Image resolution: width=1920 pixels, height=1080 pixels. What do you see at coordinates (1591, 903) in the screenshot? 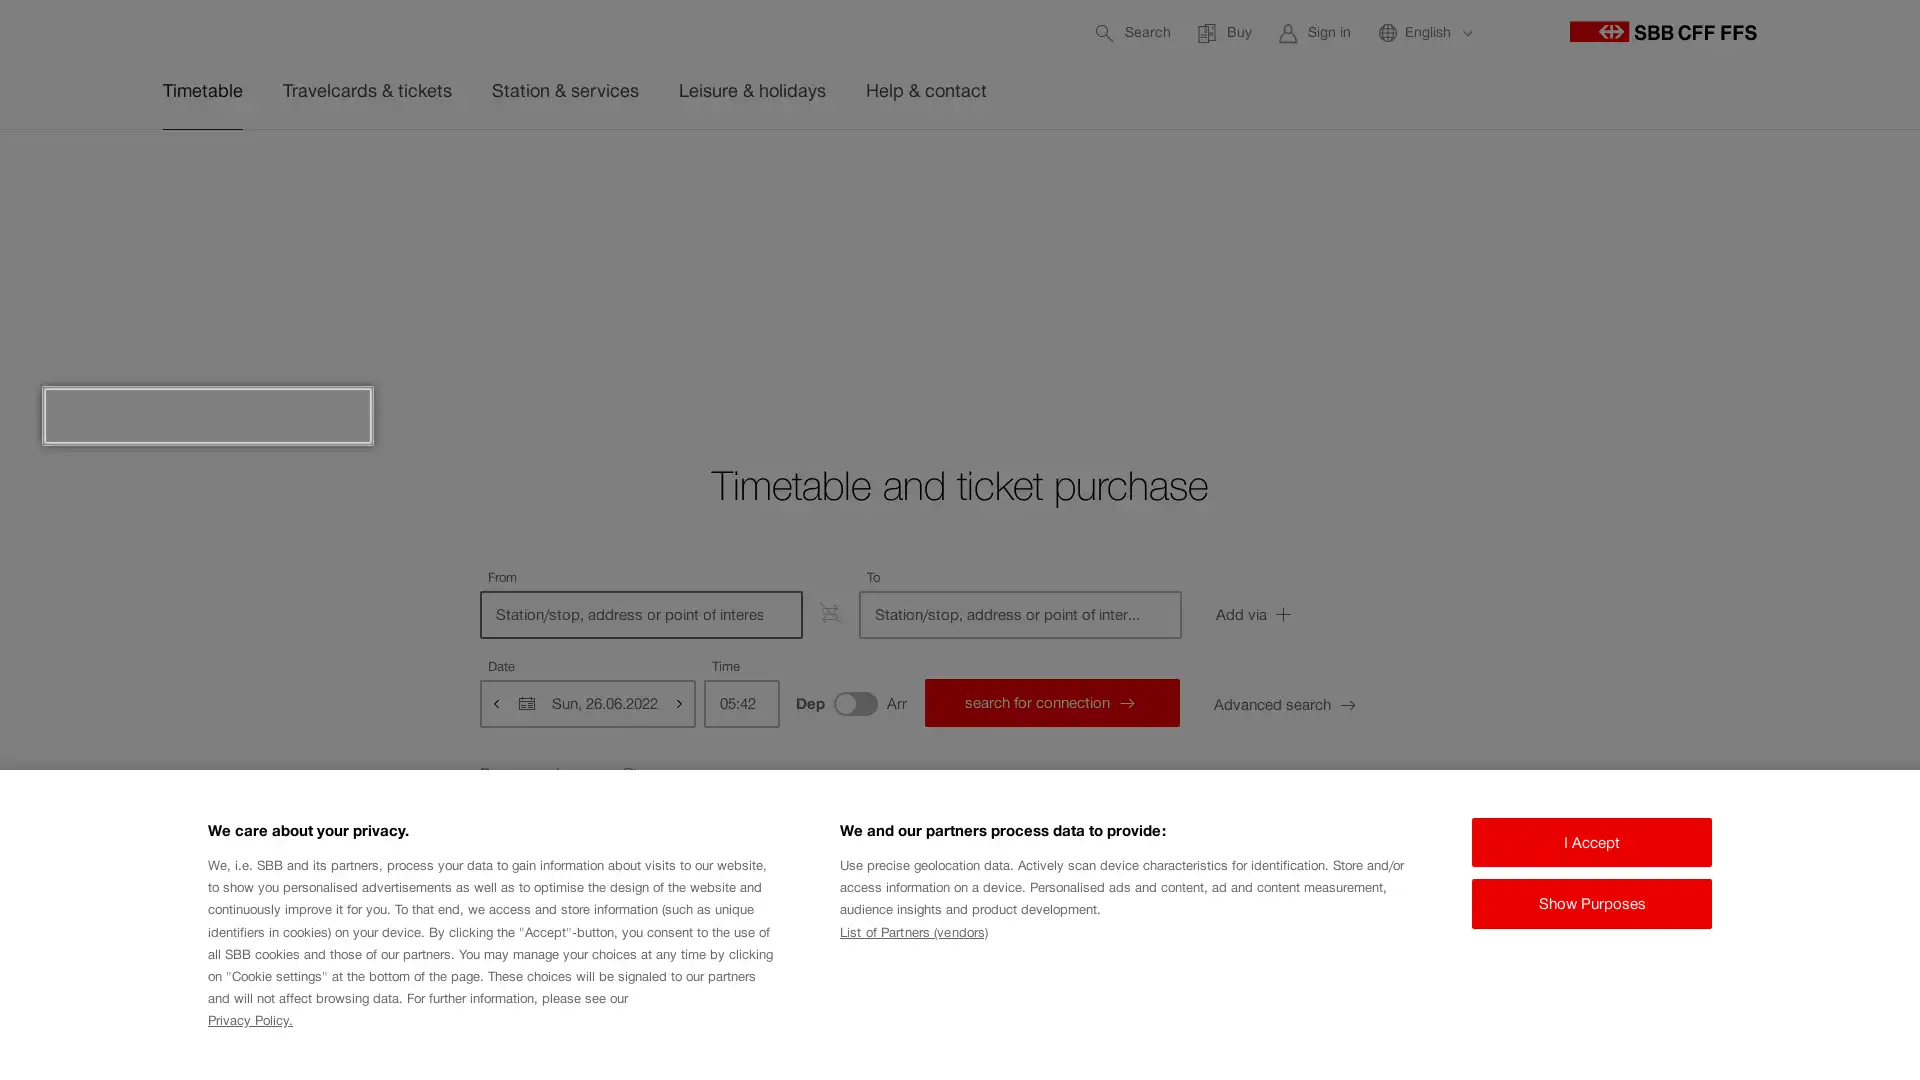
I see `Show Purposes` at bounding box center [1591, 903].